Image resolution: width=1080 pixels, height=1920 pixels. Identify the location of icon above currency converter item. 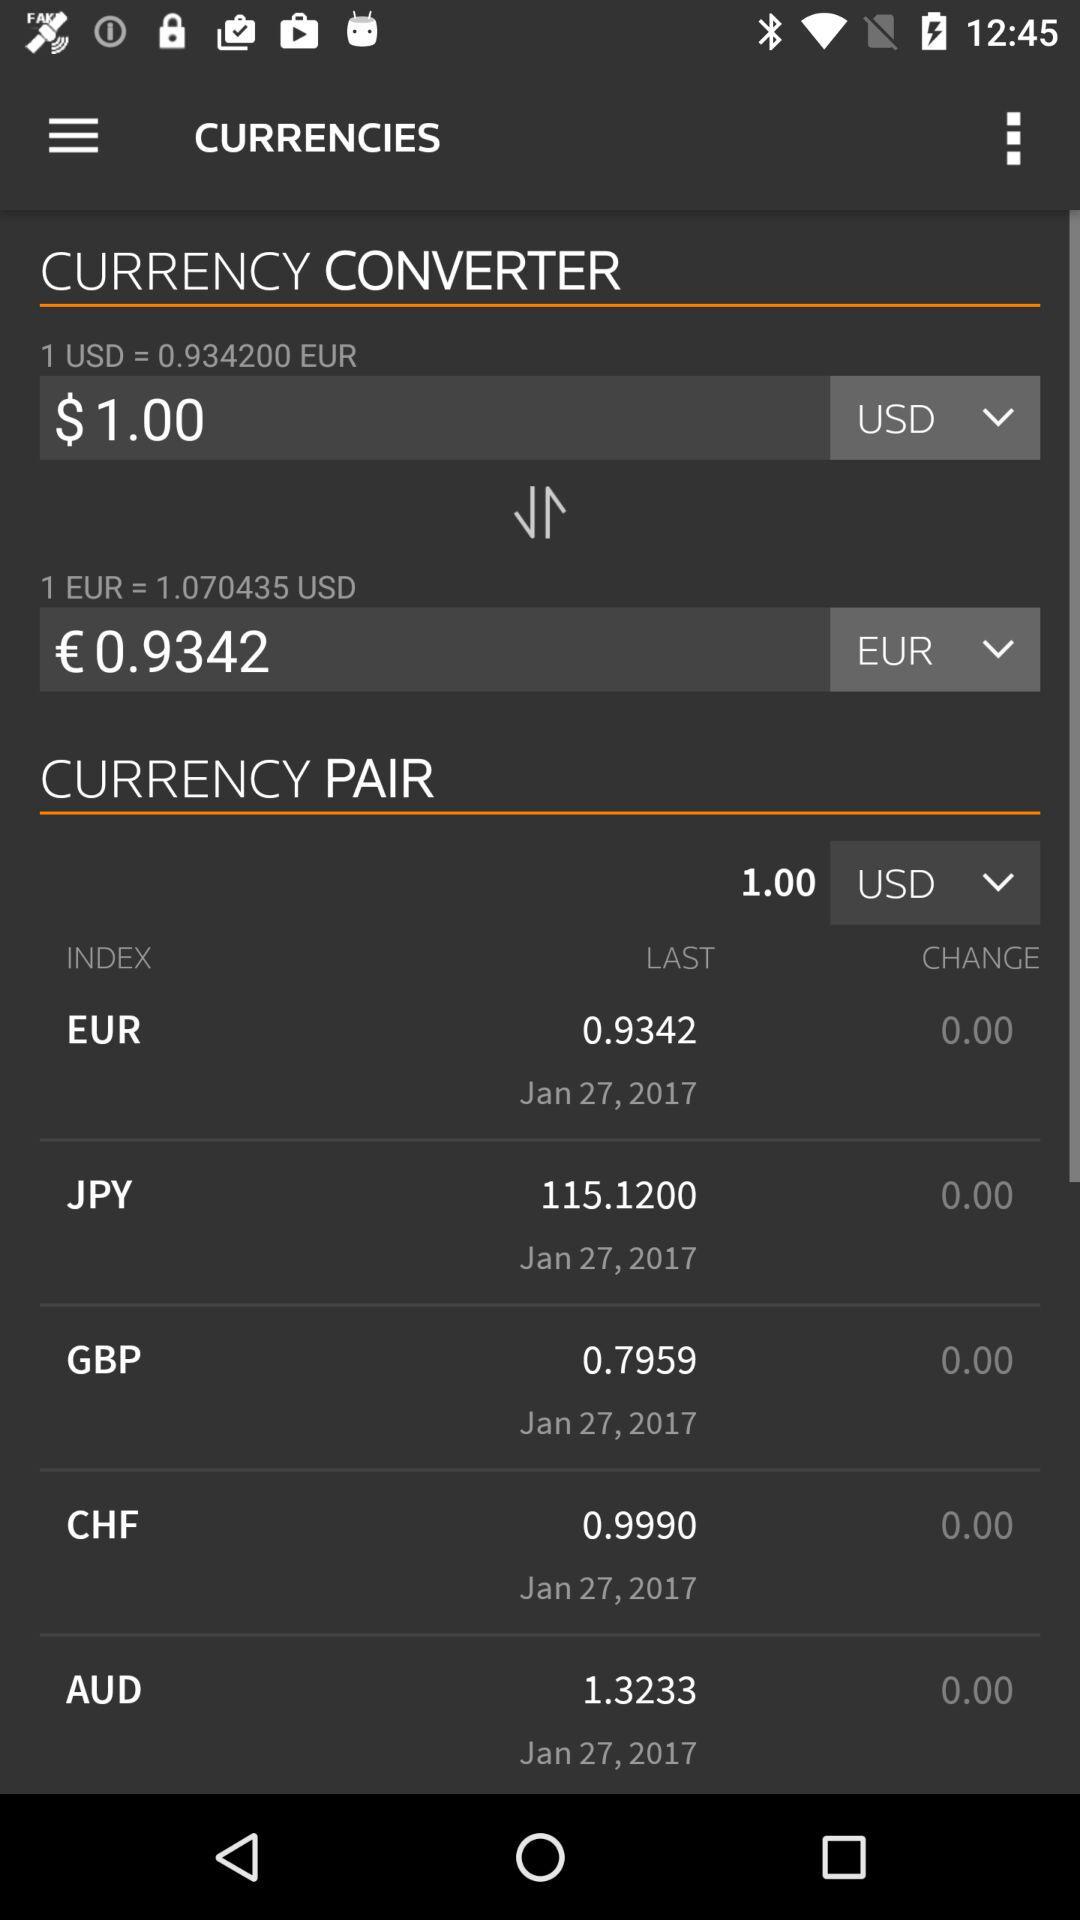
(72, 135).